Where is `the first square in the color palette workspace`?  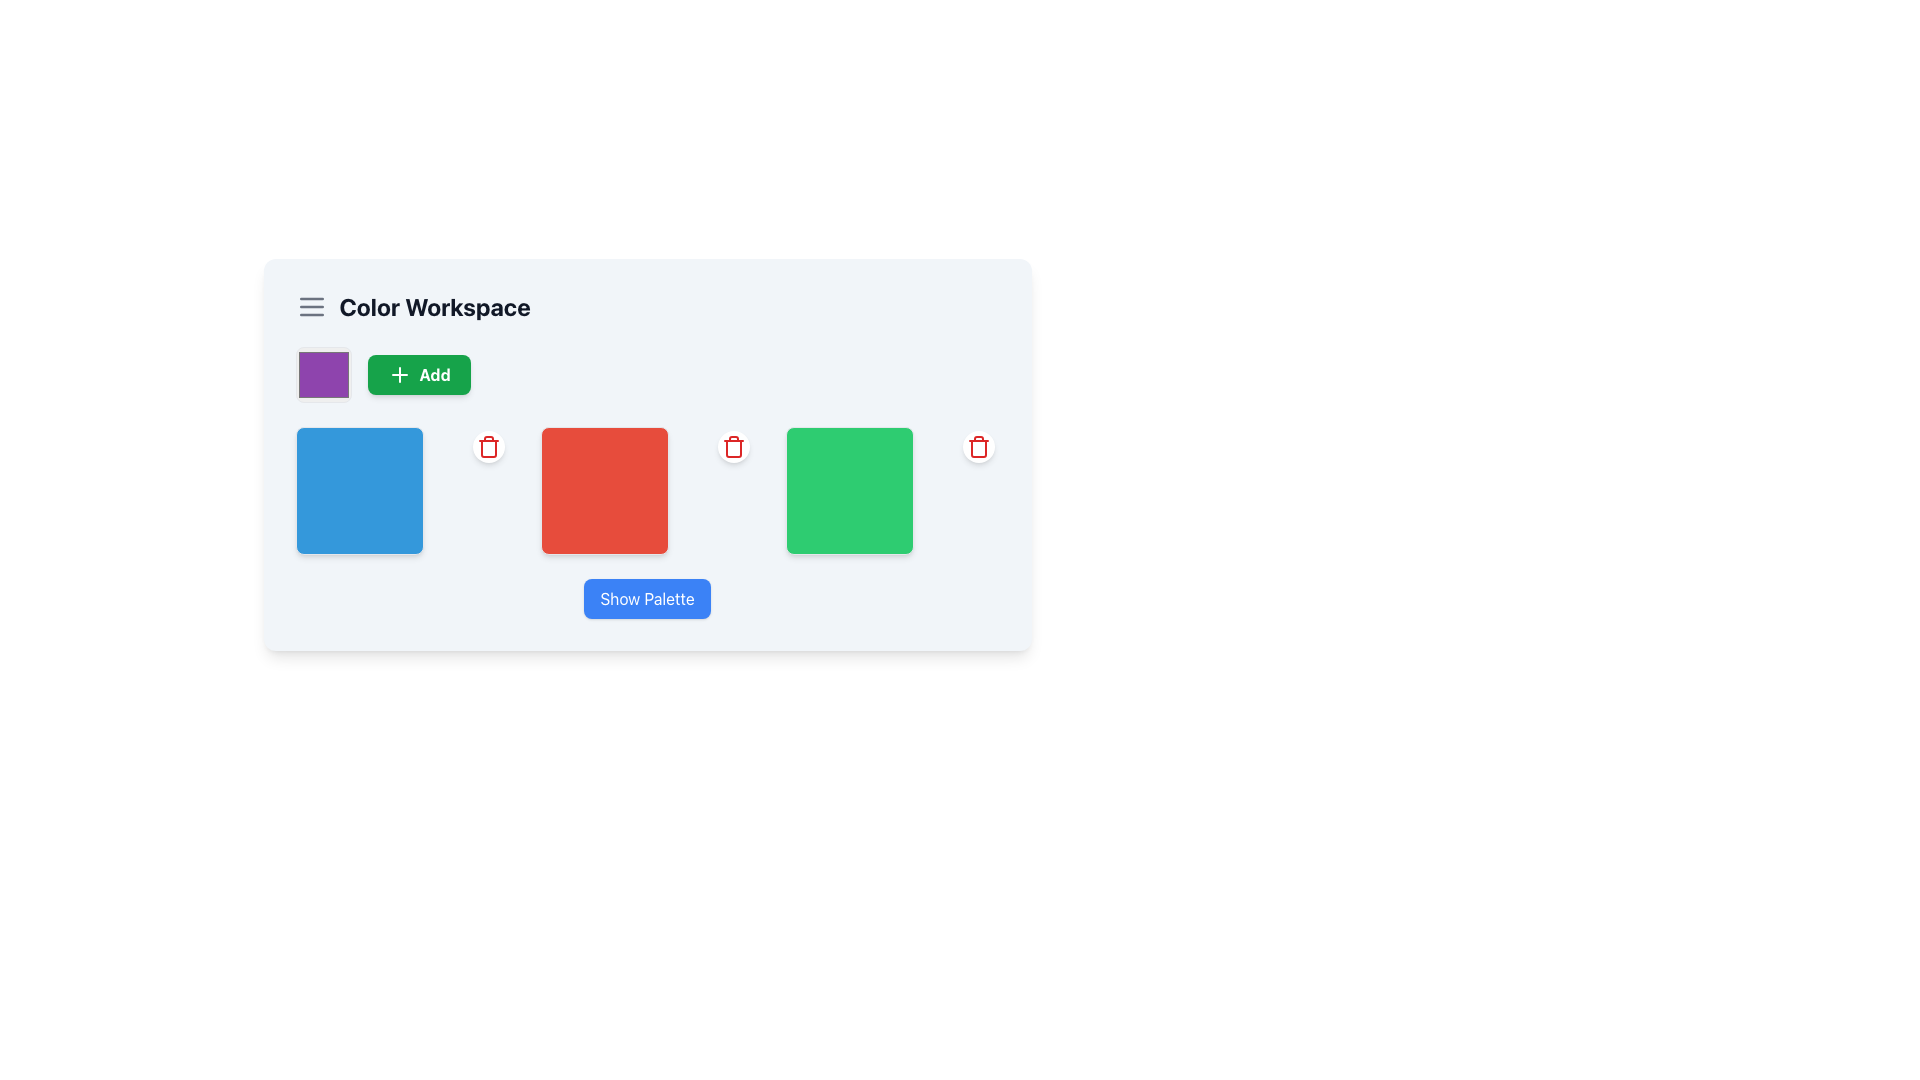
the first square in the color palette workspace is located at coordinates (401, 490).